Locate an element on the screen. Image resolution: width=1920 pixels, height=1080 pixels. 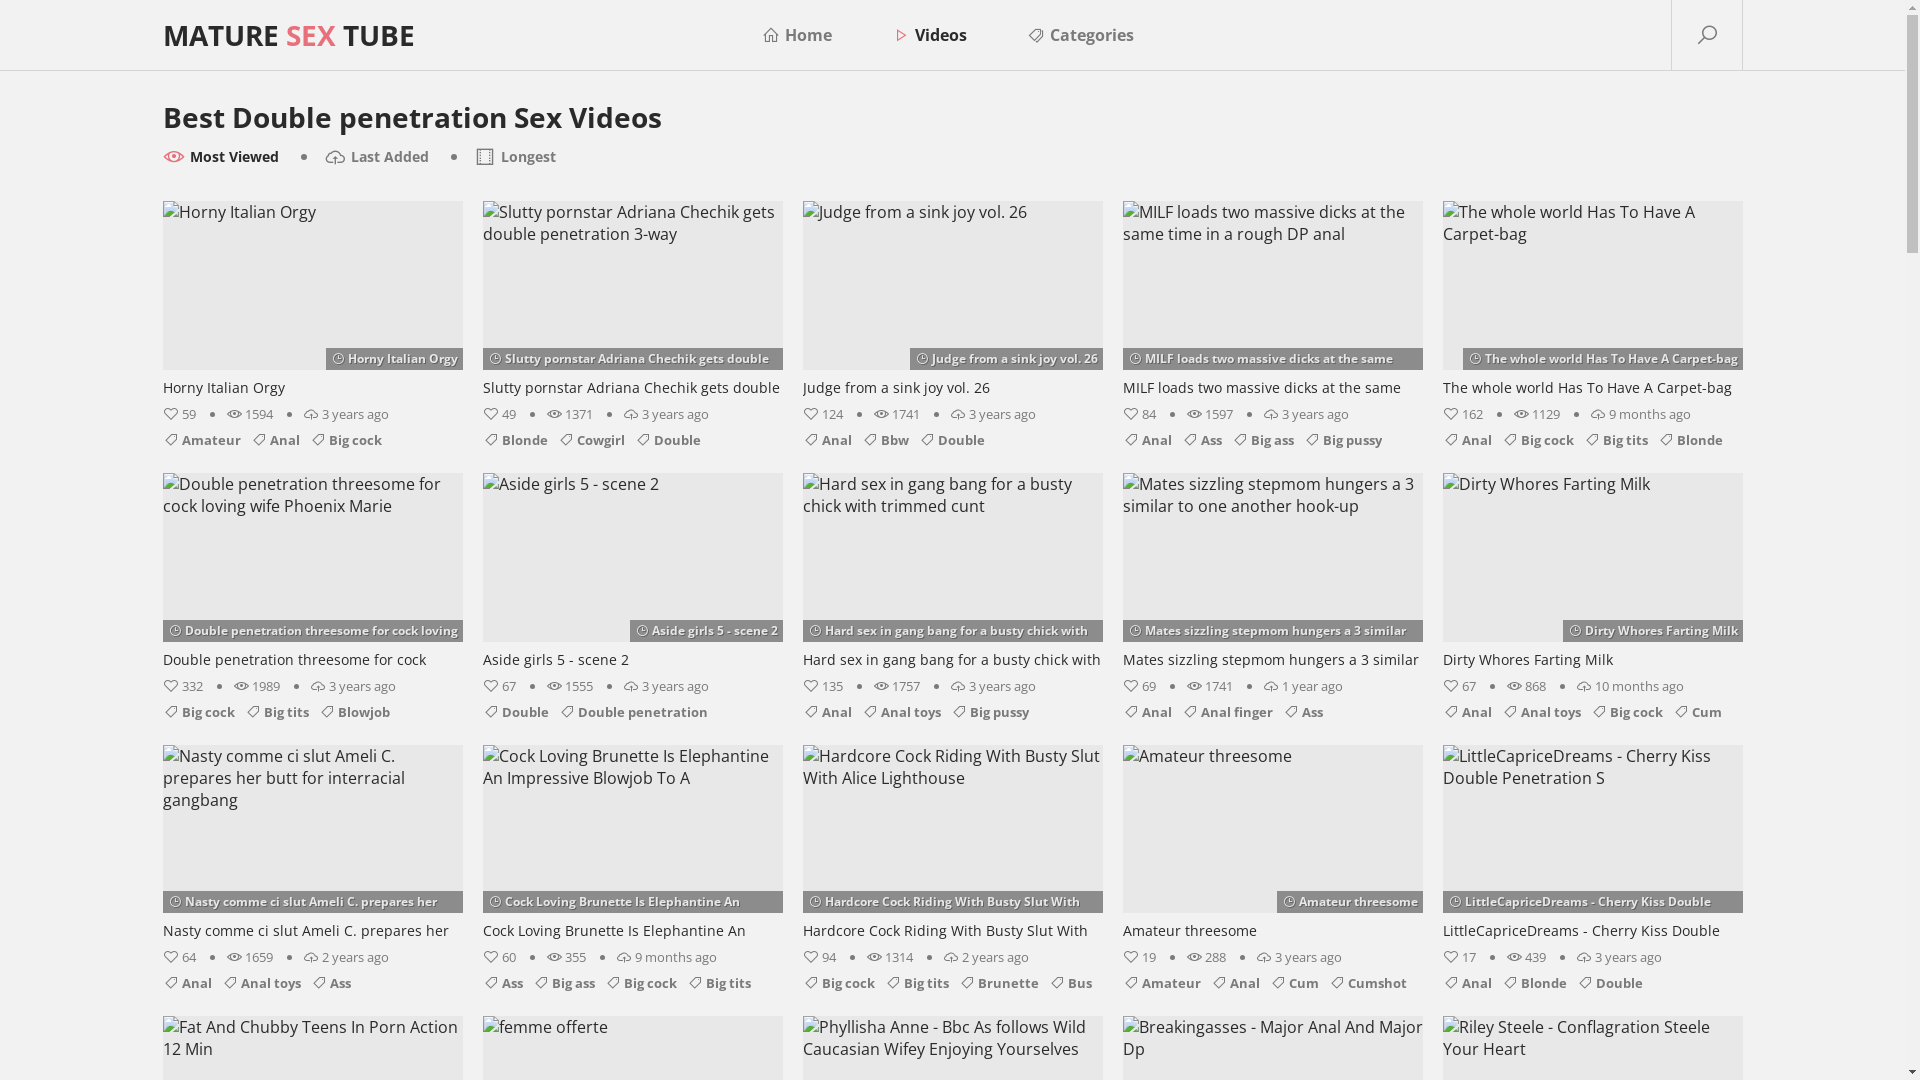
'Anal' is located at coordinates (186, 982).